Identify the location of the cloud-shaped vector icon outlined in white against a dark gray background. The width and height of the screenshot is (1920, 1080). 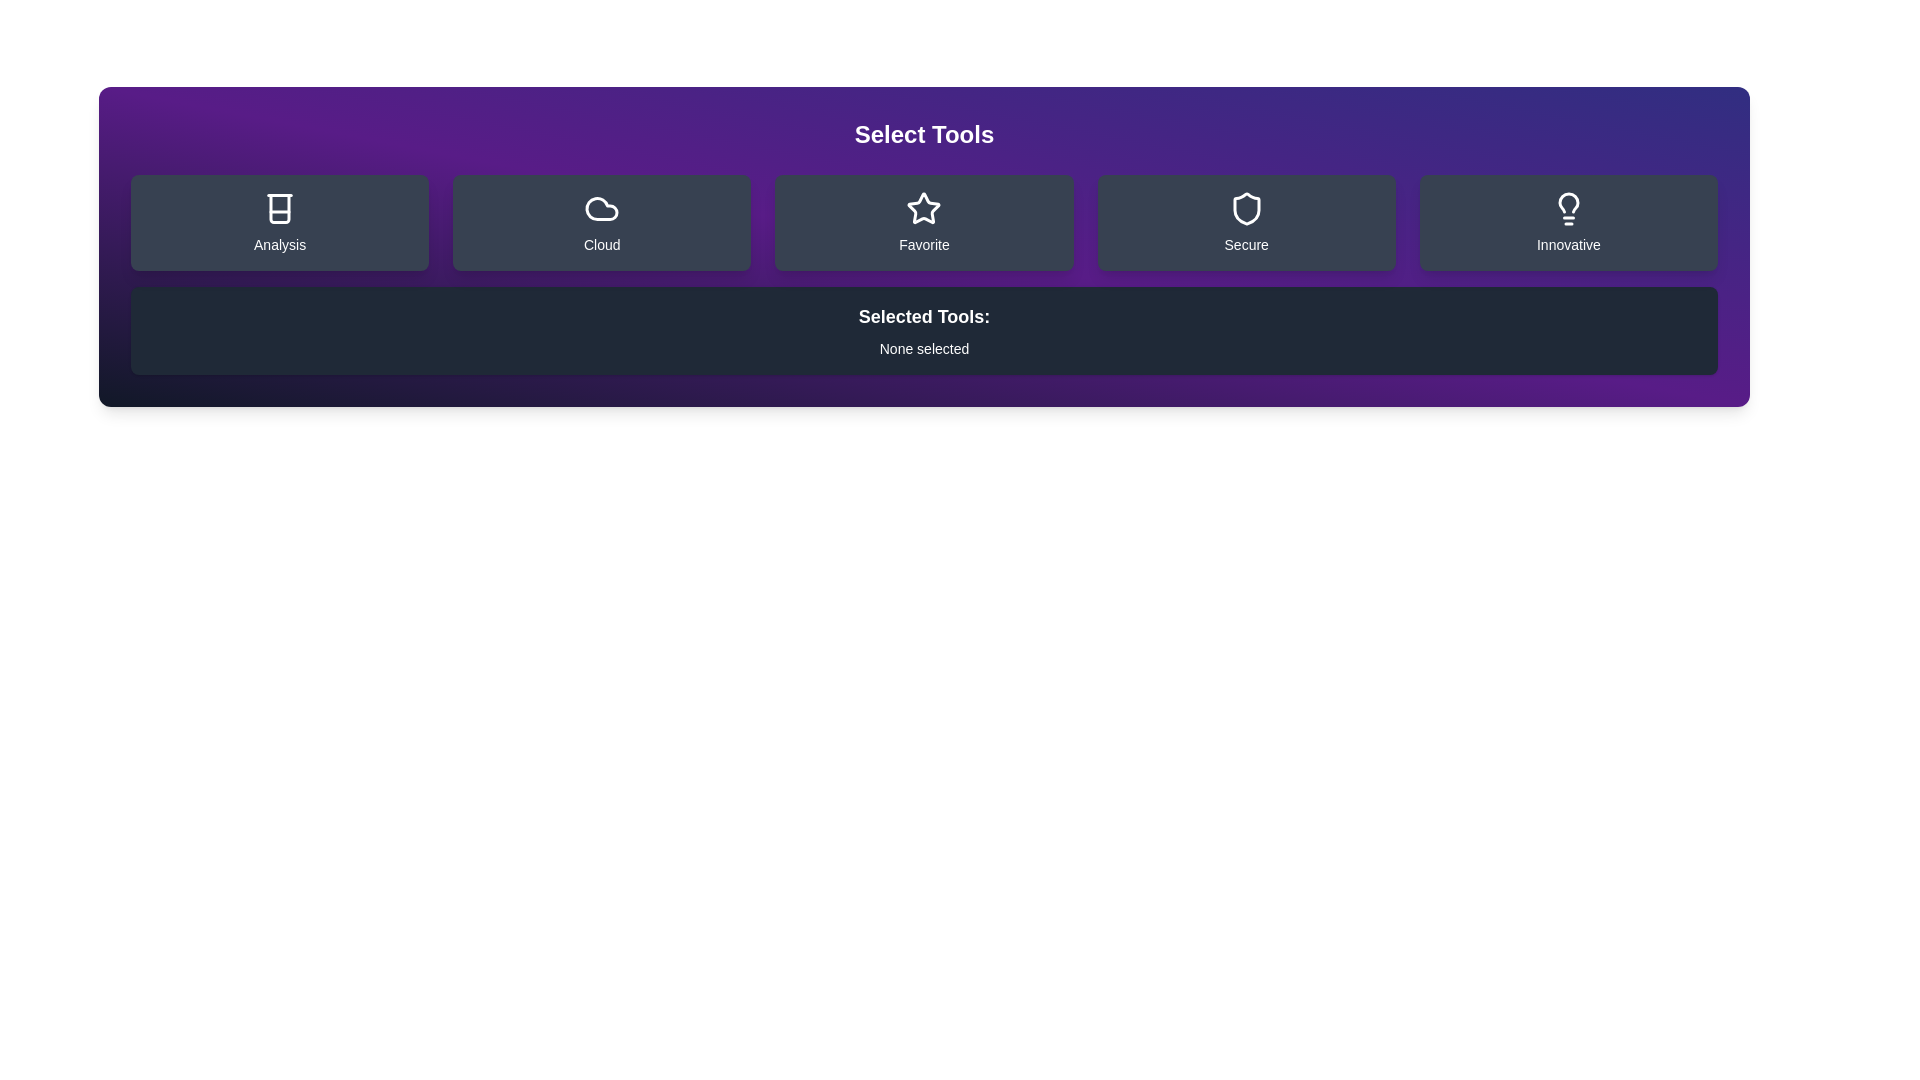
(601, 208).